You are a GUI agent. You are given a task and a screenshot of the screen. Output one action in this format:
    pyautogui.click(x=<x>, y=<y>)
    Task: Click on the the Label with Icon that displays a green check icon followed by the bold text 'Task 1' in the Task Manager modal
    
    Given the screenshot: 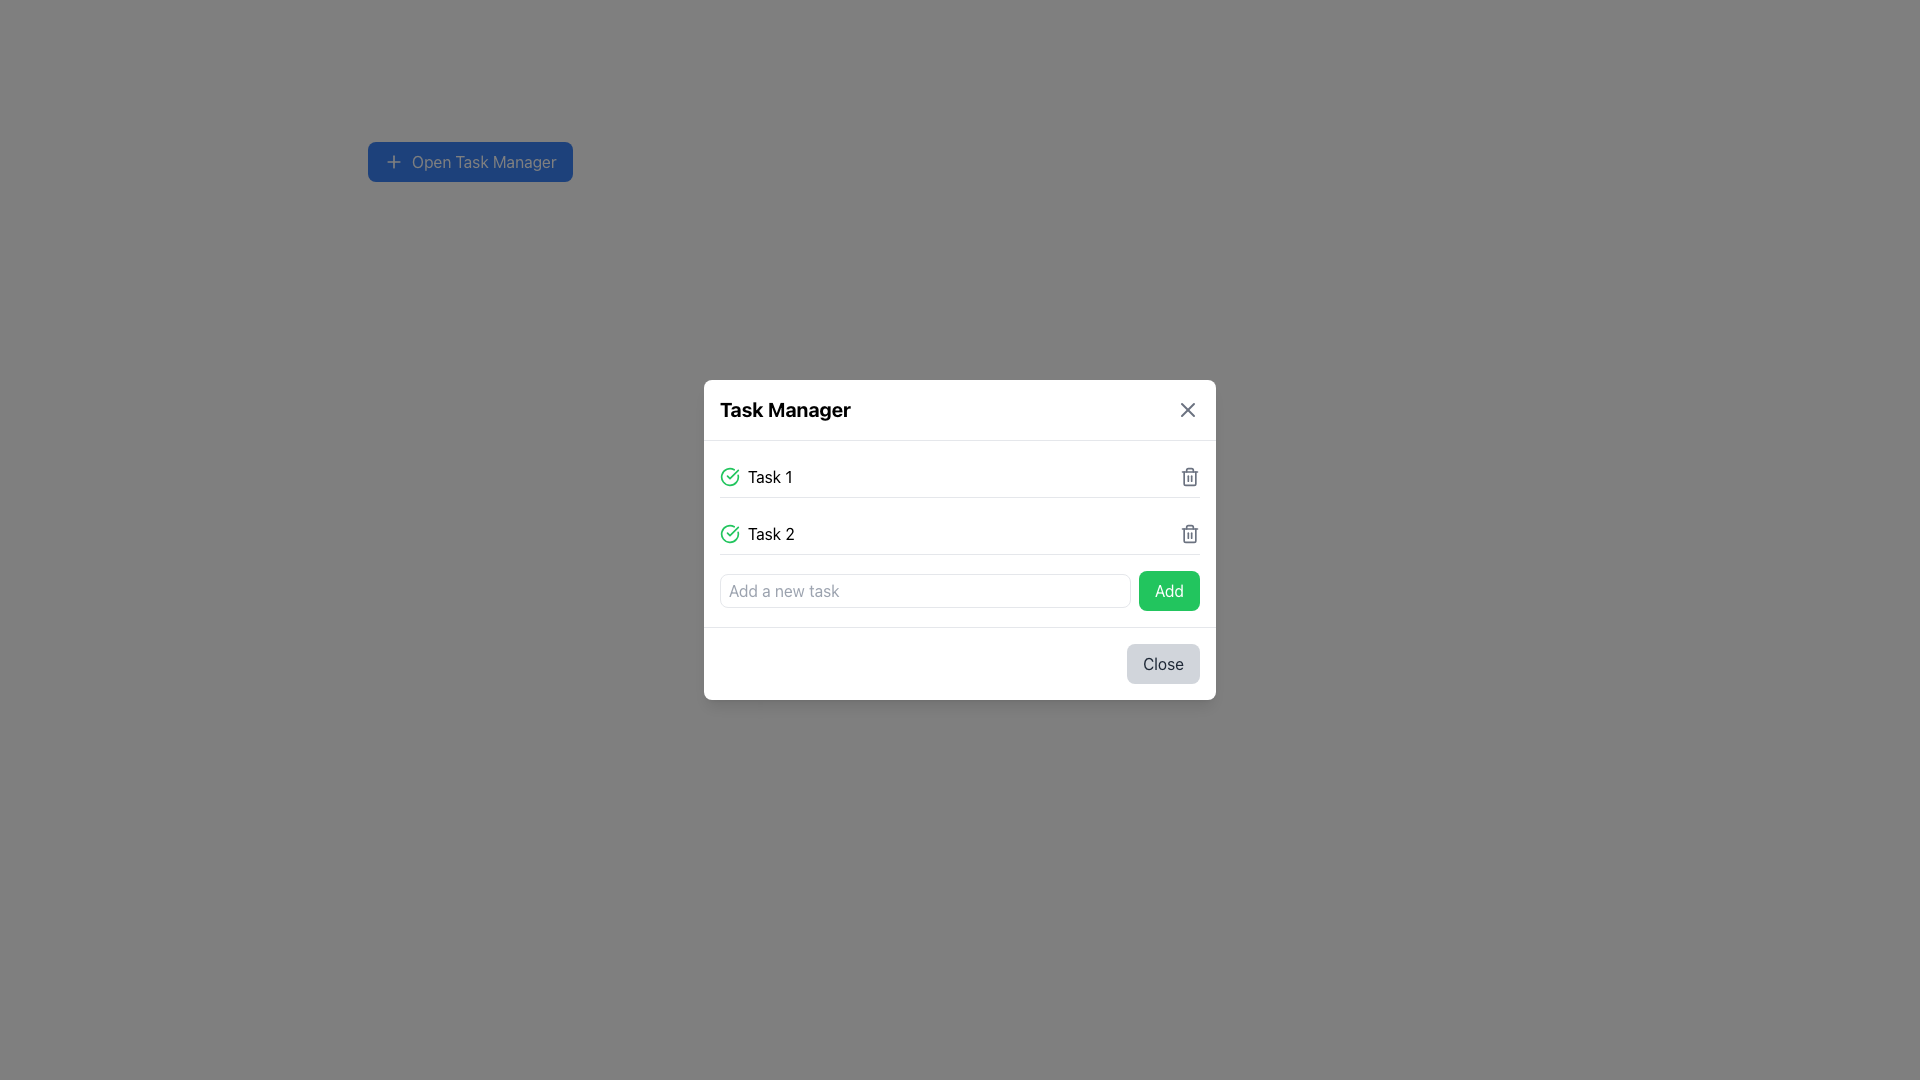 What is the action you would take?
    pyautogui.click(x=755, y=477)
    